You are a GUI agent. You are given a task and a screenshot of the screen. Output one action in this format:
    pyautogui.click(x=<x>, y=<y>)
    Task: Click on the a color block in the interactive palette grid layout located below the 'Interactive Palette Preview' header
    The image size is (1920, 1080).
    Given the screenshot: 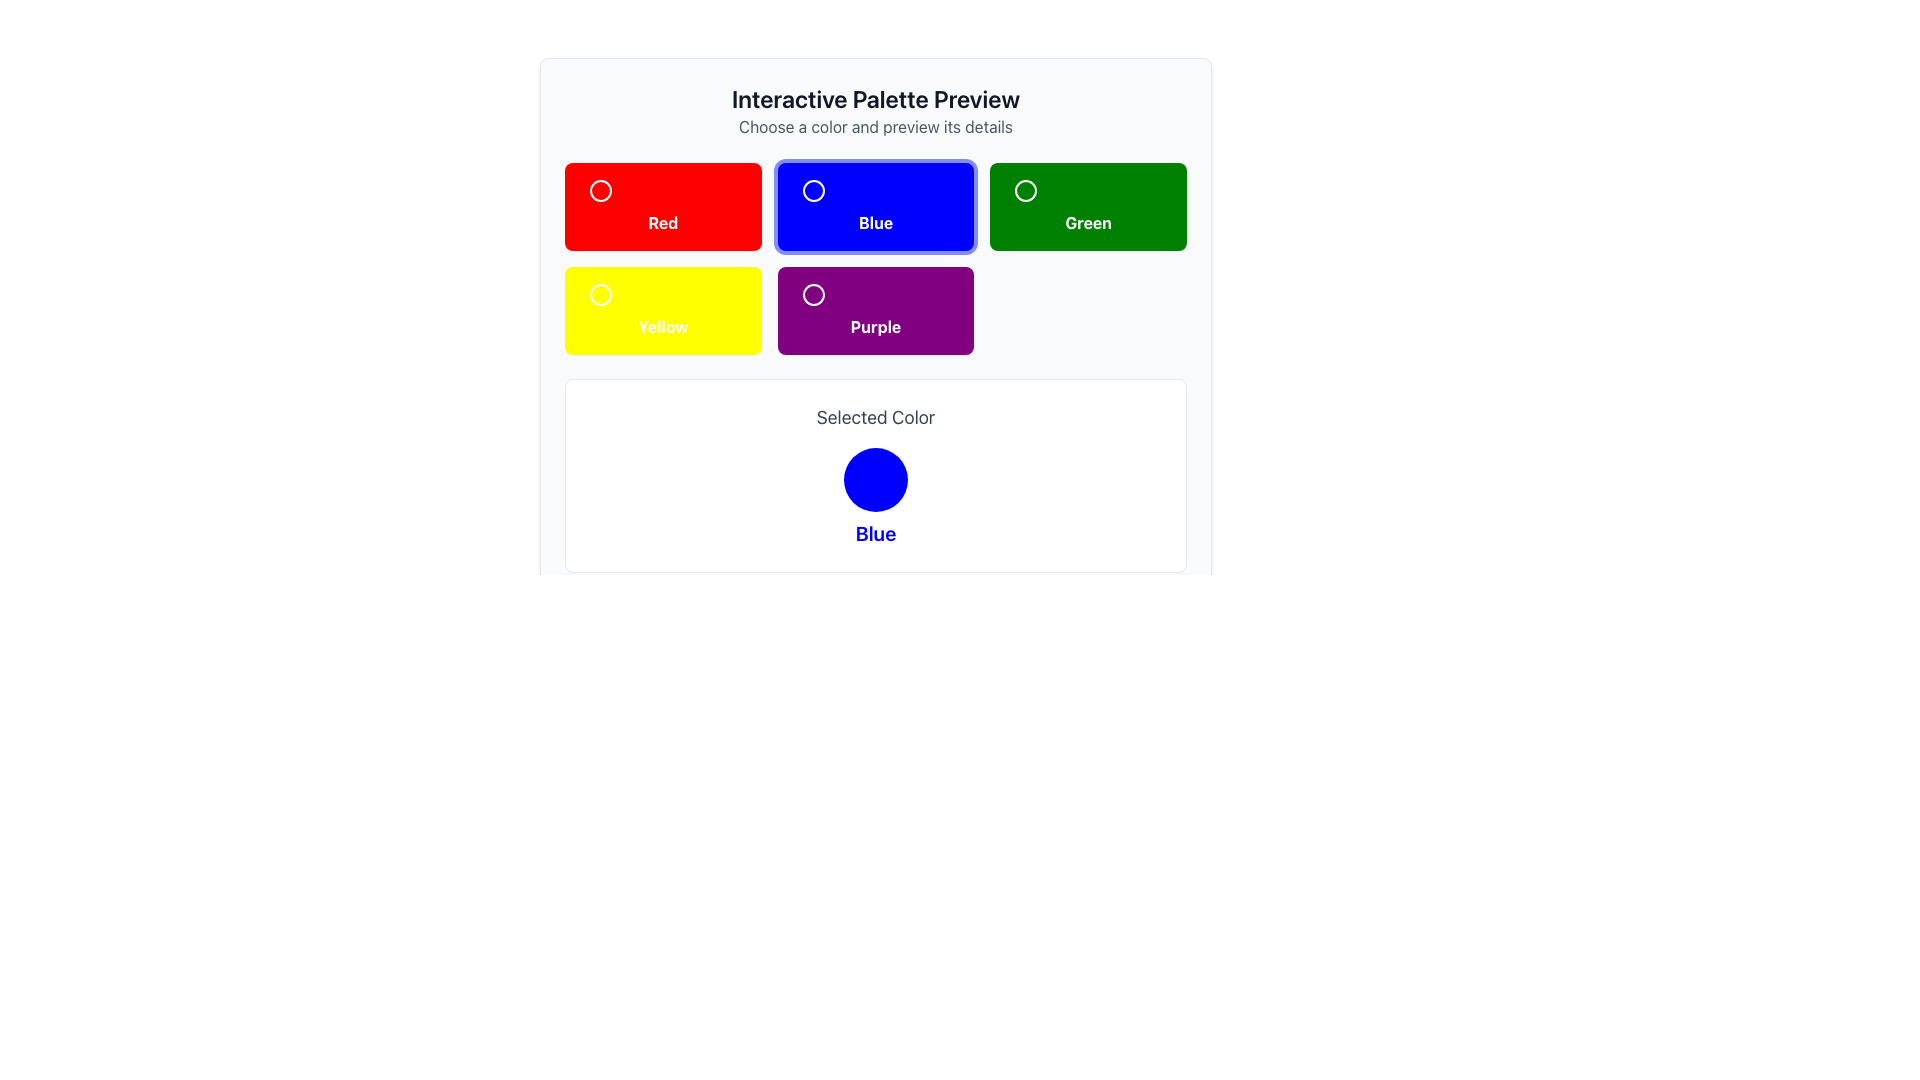 What is the action you would take?
    pyautogui.click(x=875, y=257)
    